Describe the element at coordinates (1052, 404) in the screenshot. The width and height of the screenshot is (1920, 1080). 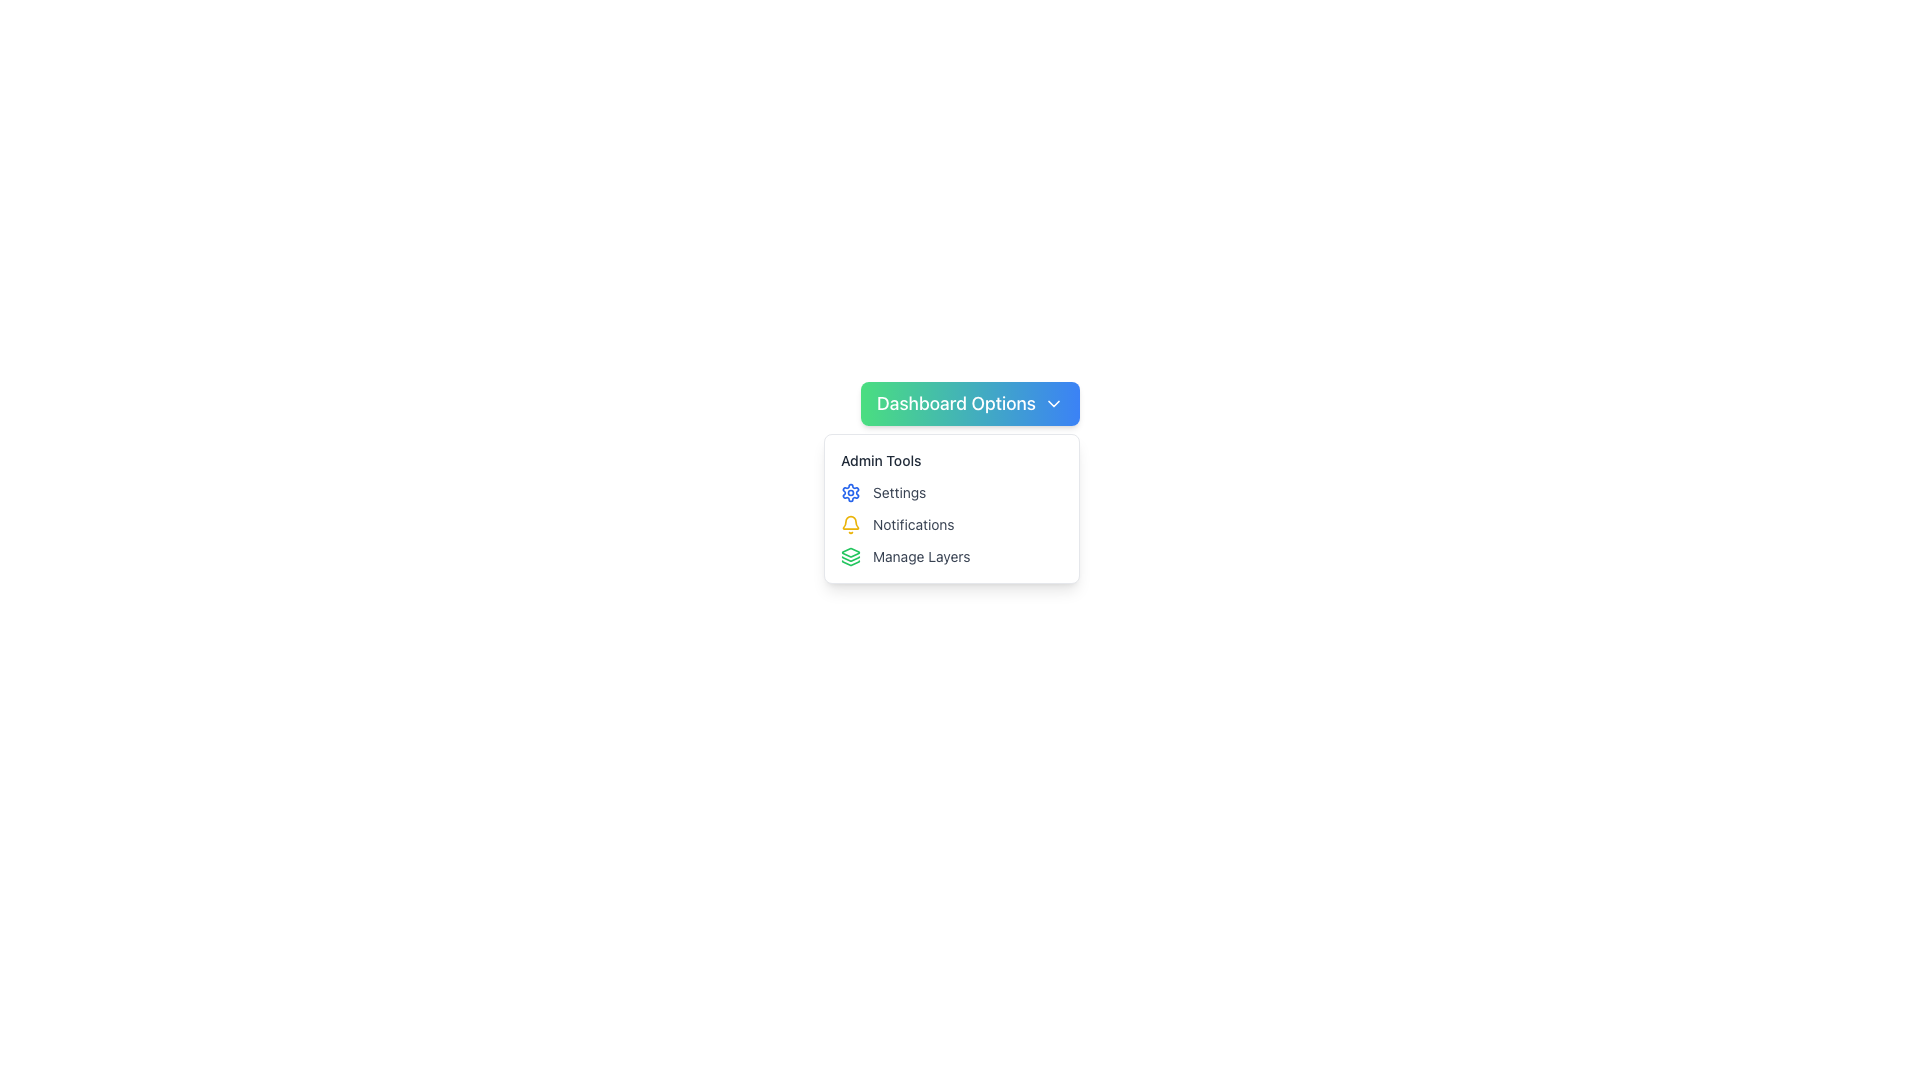
I see `the downward-facing chevron icon with a white stroke on a blue background, located at the right end of the 'Dashboard Options' button` at that location.